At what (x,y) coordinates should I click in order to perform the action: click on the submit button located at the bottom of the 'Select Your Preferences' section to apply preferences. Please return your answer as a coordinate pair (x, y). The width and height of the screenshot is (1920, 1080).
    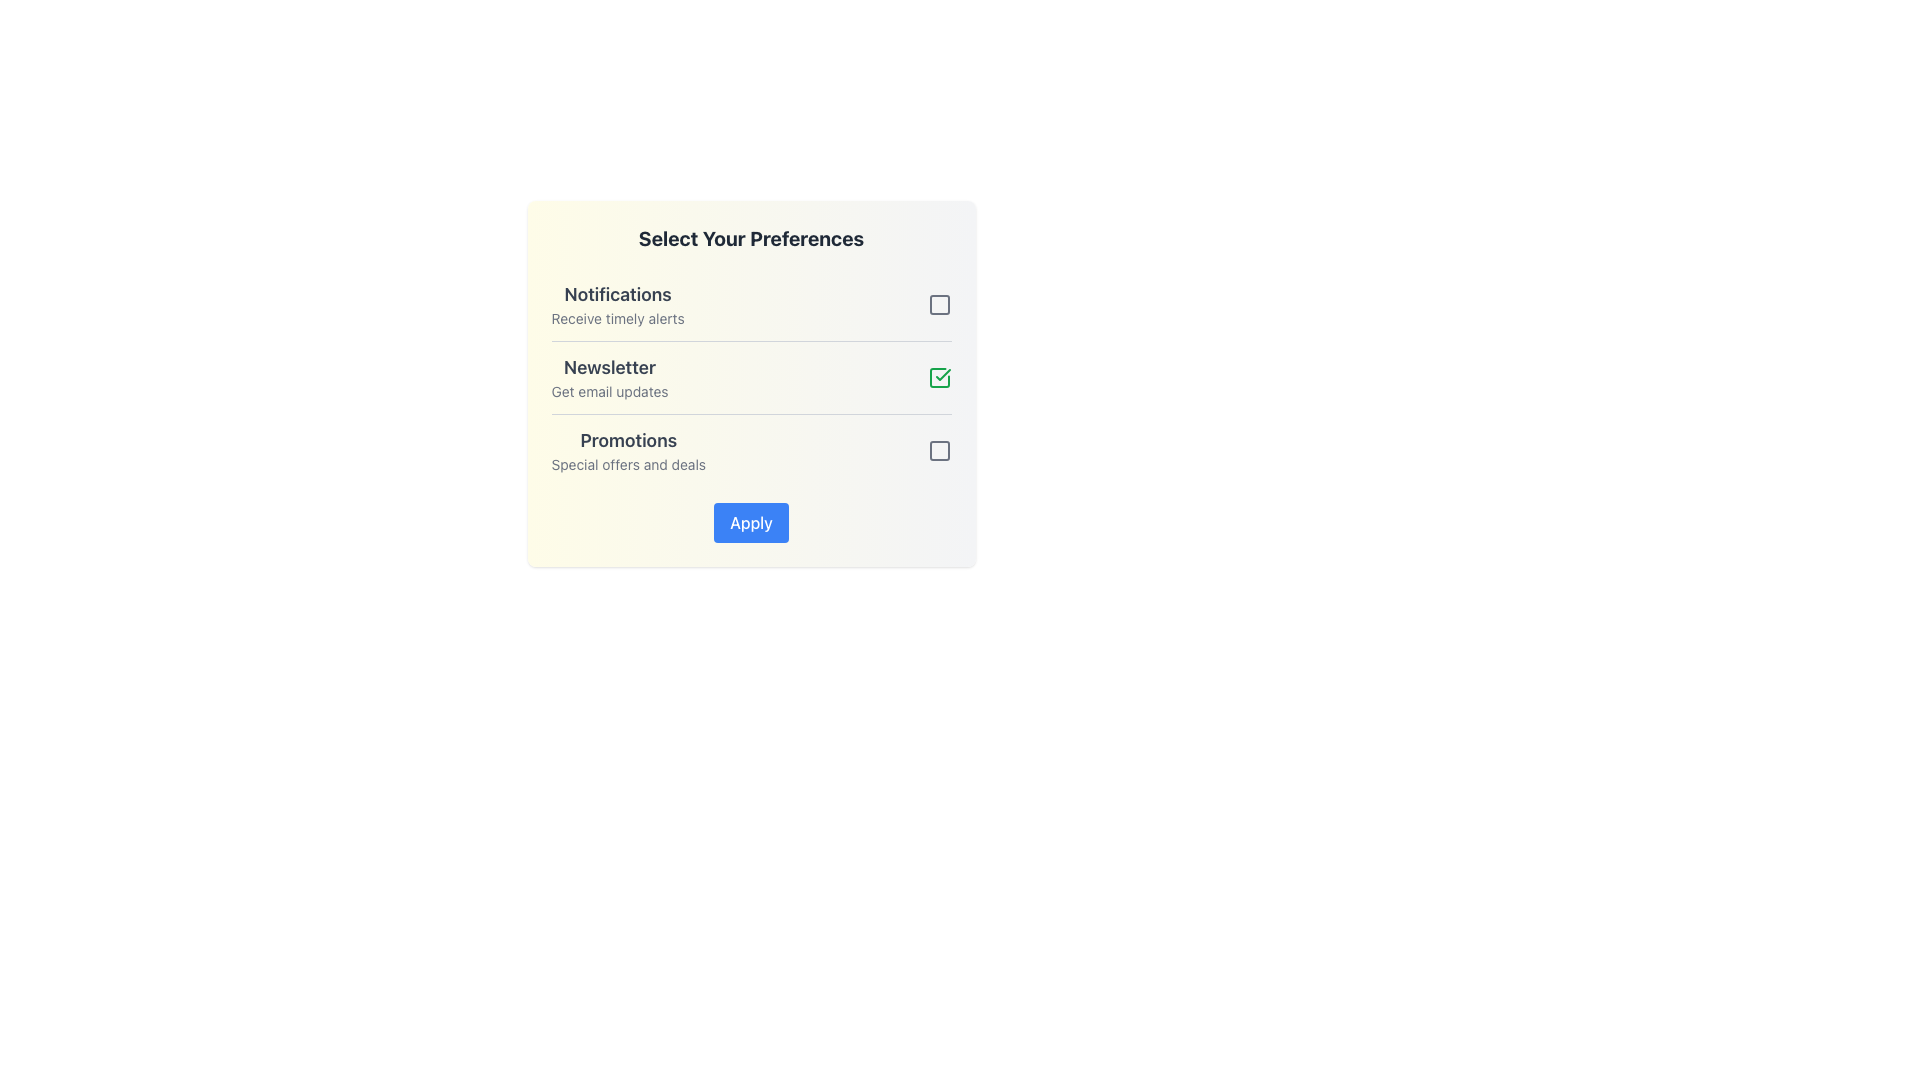
    Looking at the image, I should click on (750, 522).